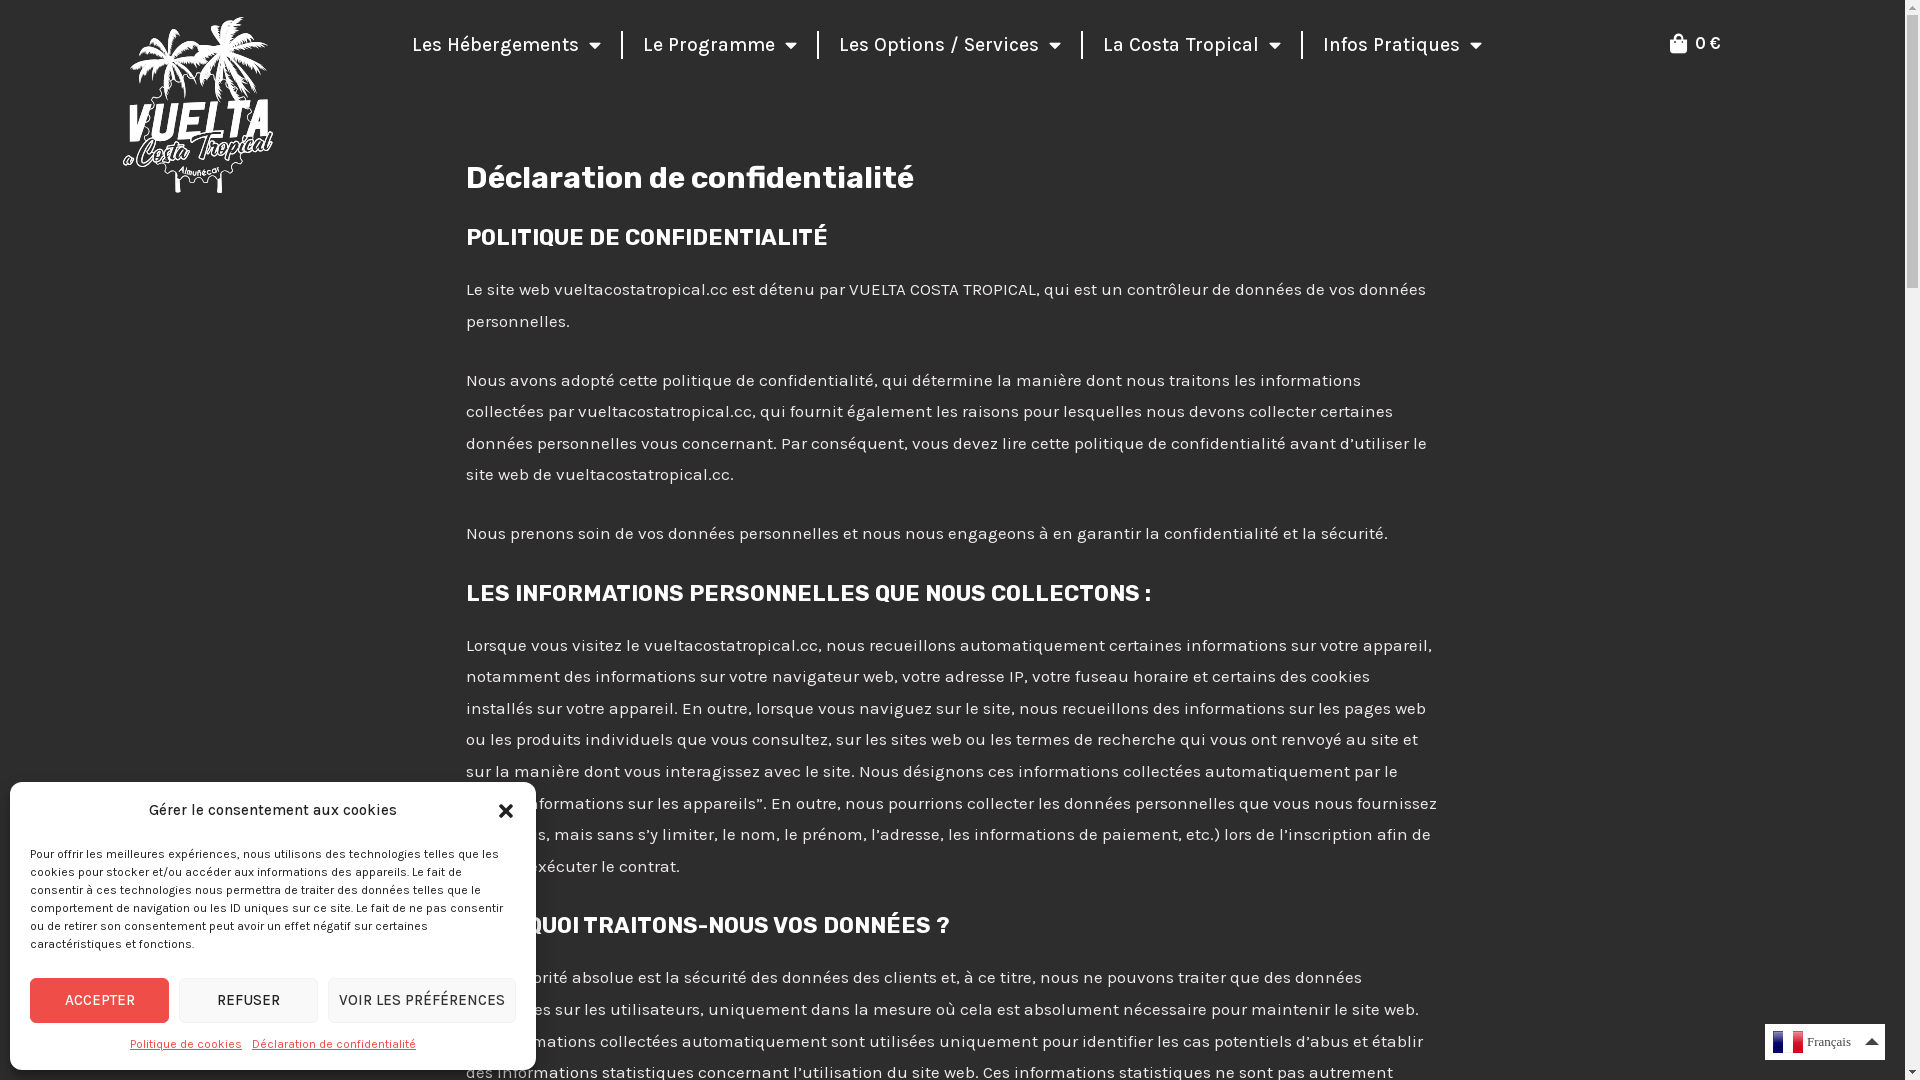 The width and height of the screenshot is (1920, 1080). What do you see at coordinates (98, 1000) in the screenshot?
I see `'ACCEPTER'` at bounding box center [98, 1000].